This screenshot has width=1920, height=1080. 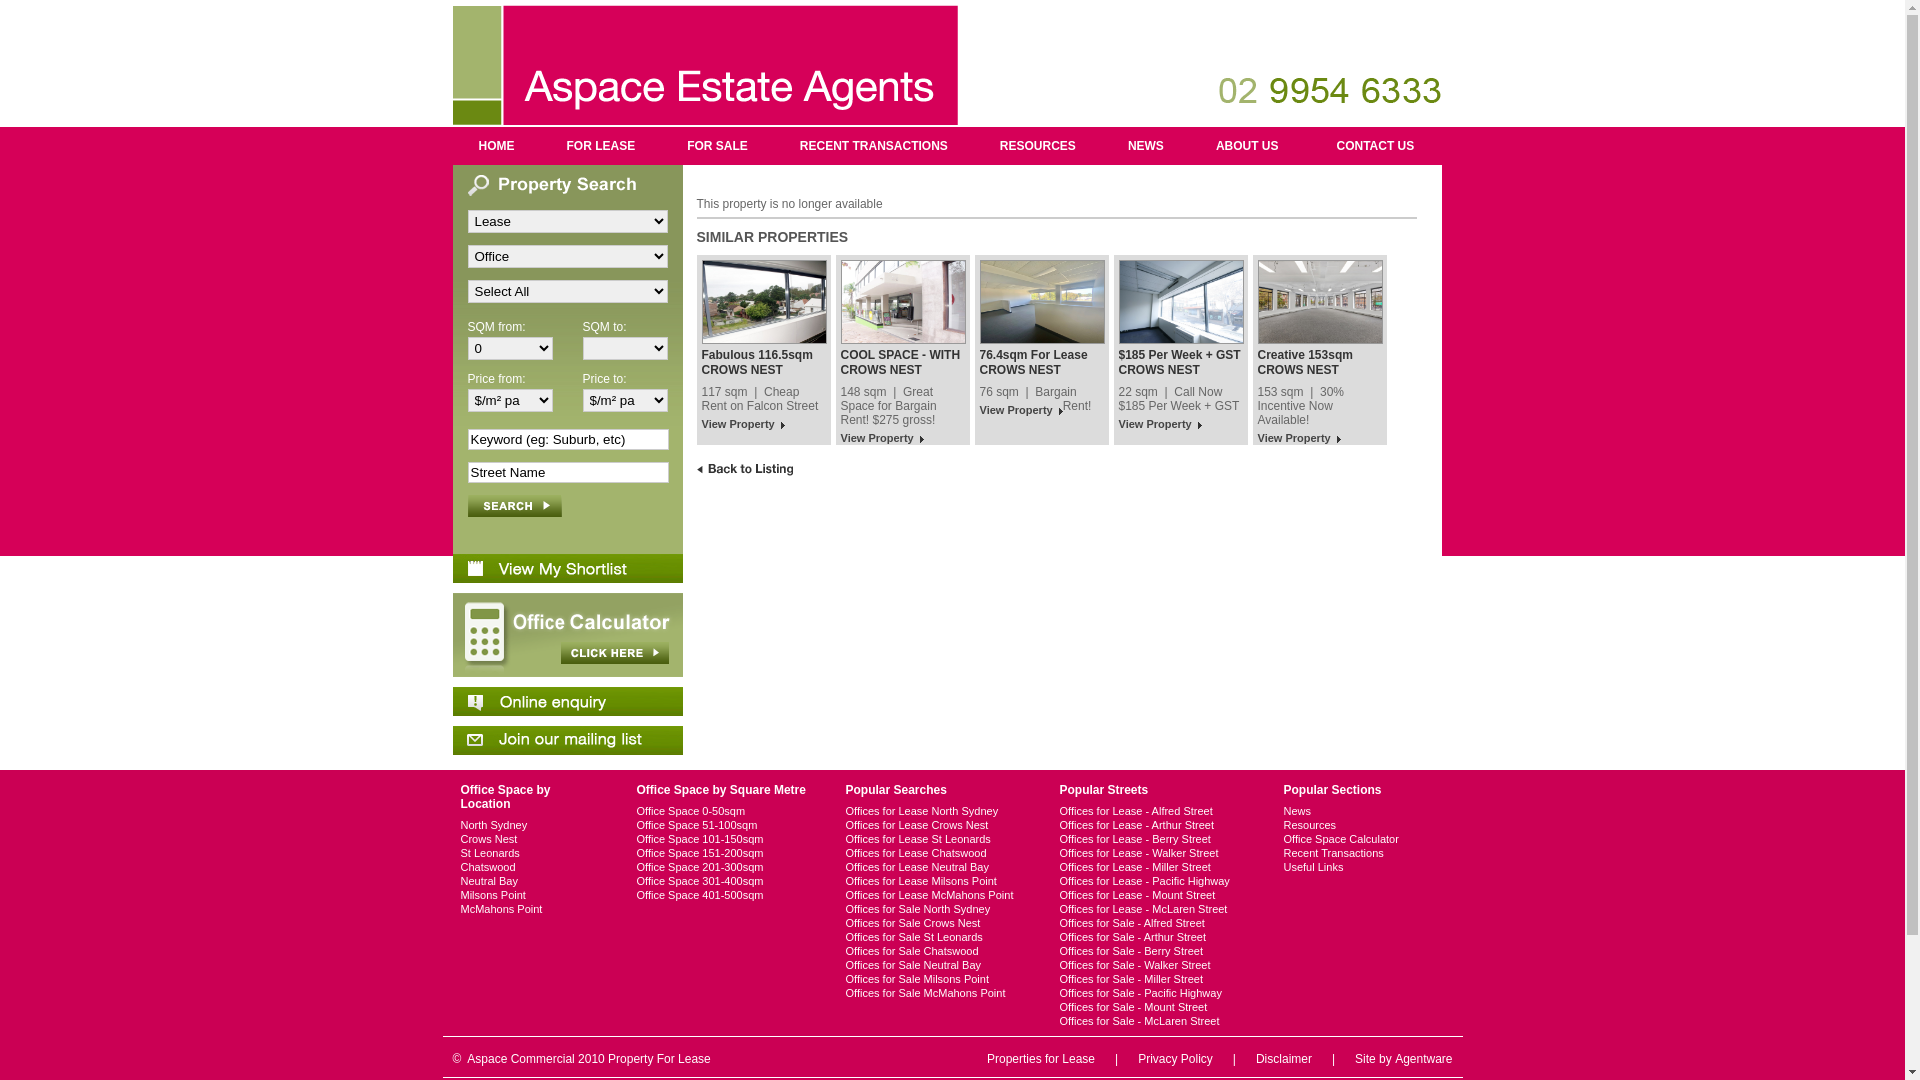 What do you see at coordinates (1155, 839) in the screenshot?
I see `'Offices for Lease - Berry Street'` at bounding box center [1155, 839].